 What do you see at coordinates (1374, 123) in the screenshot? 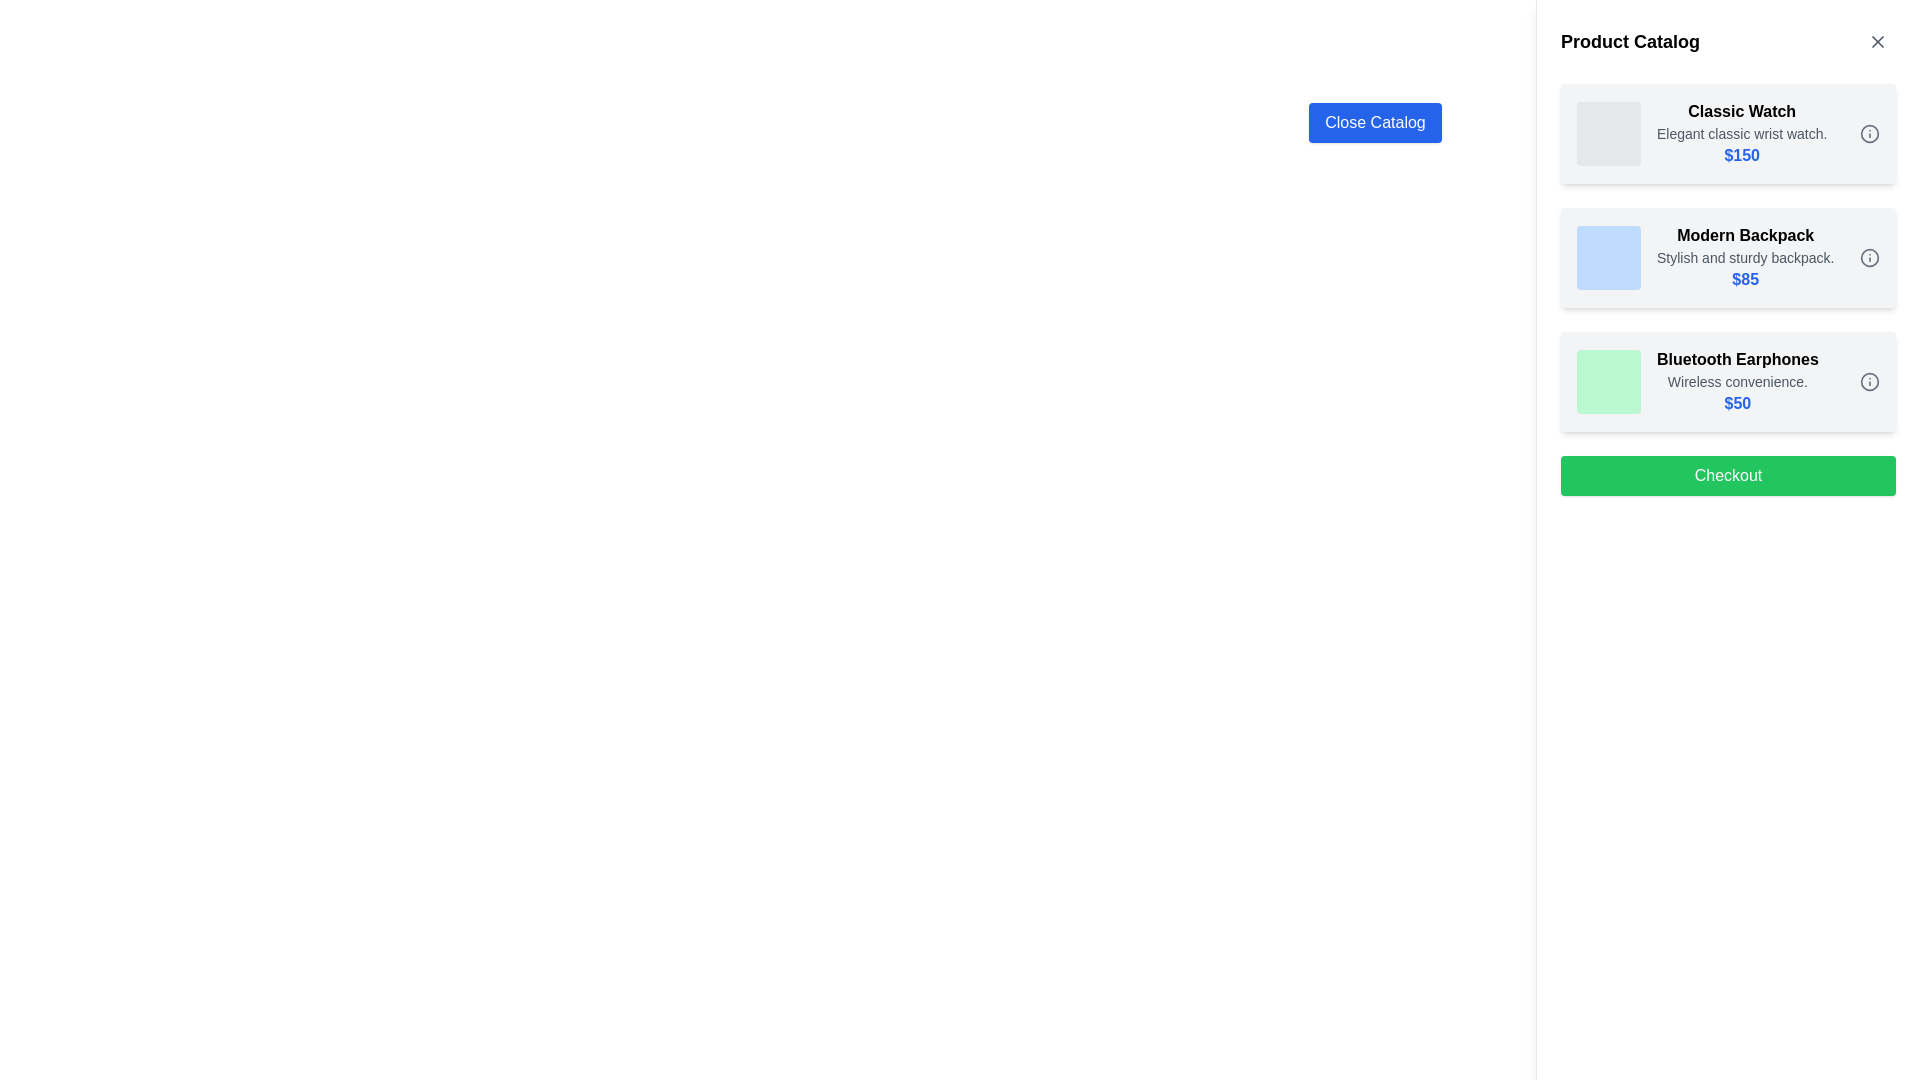
I see `the blue button labeled 'Close Catalog' located near the top of the right-side panel` at bounding box center [1374, 123].